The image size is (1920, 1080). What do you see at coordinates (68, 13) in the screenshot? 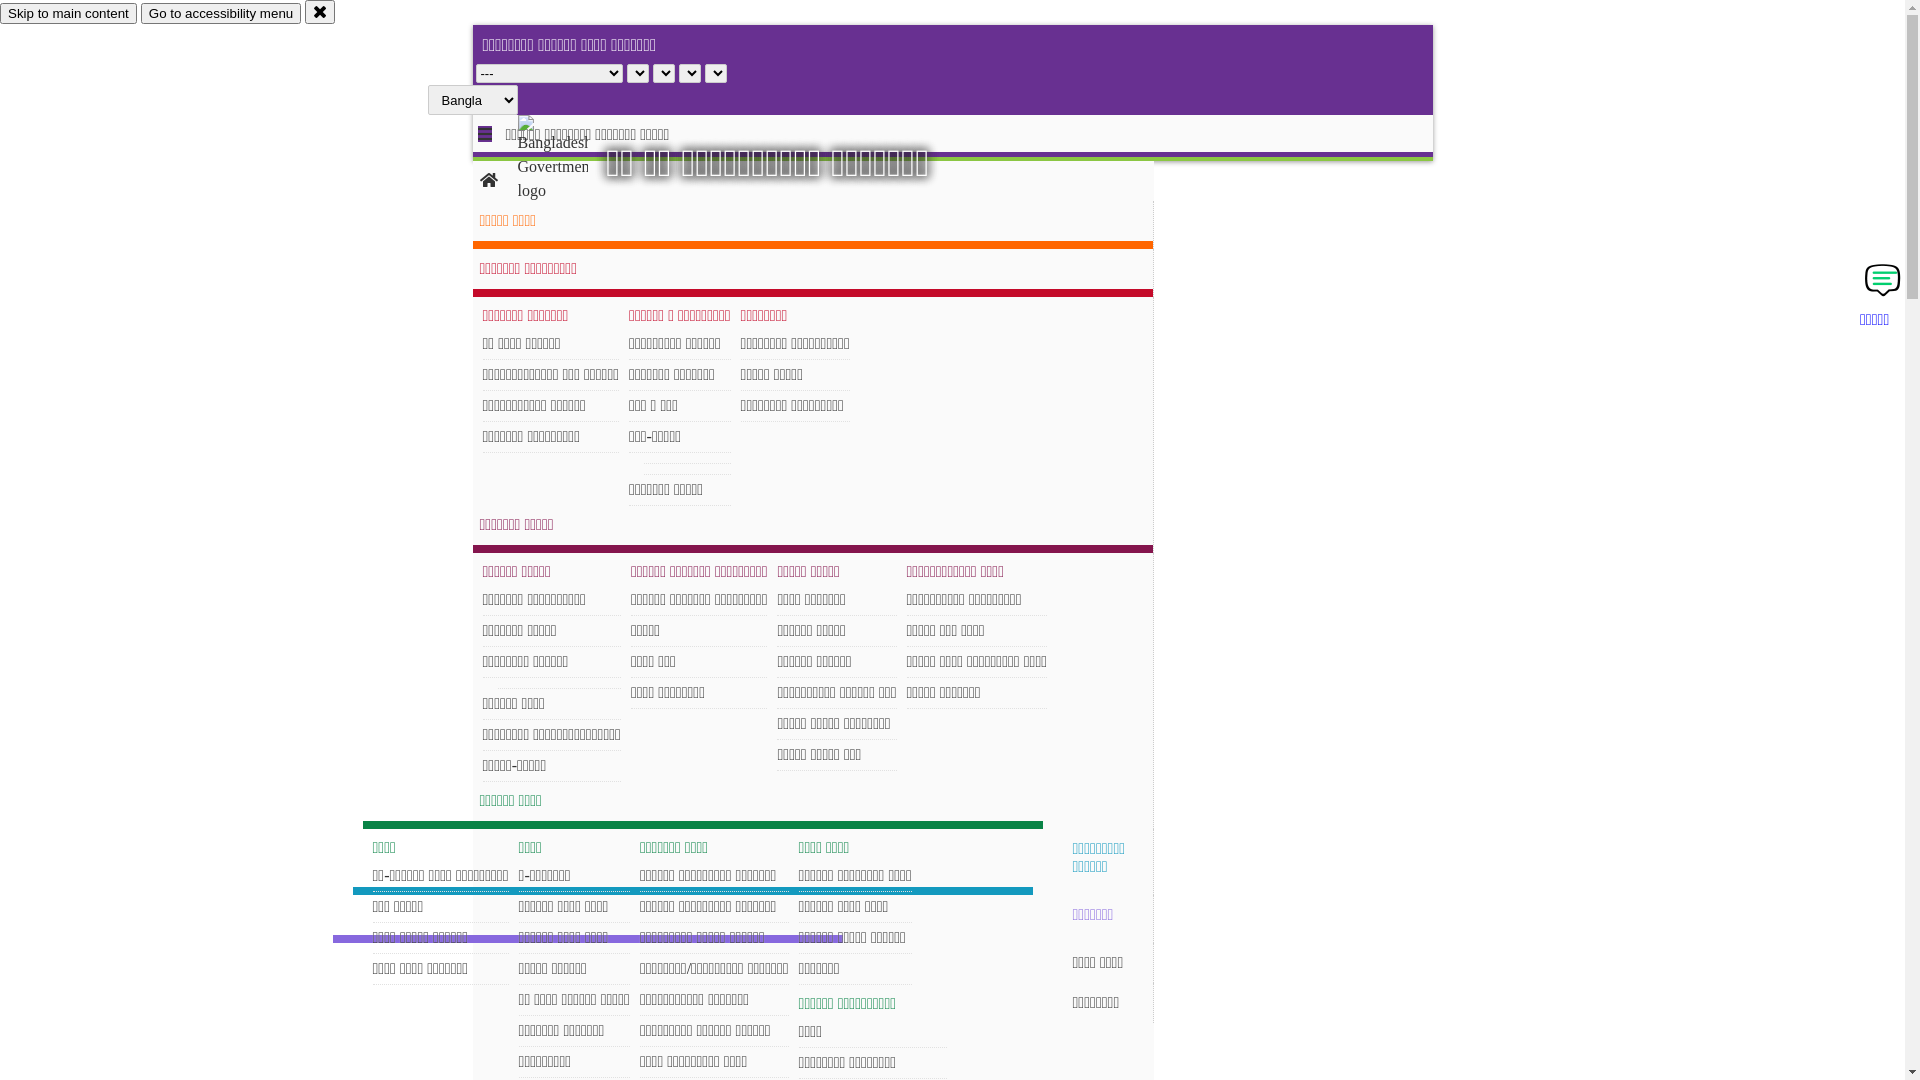
I see `'Skip to main content'` at bounding box center [68, 13].